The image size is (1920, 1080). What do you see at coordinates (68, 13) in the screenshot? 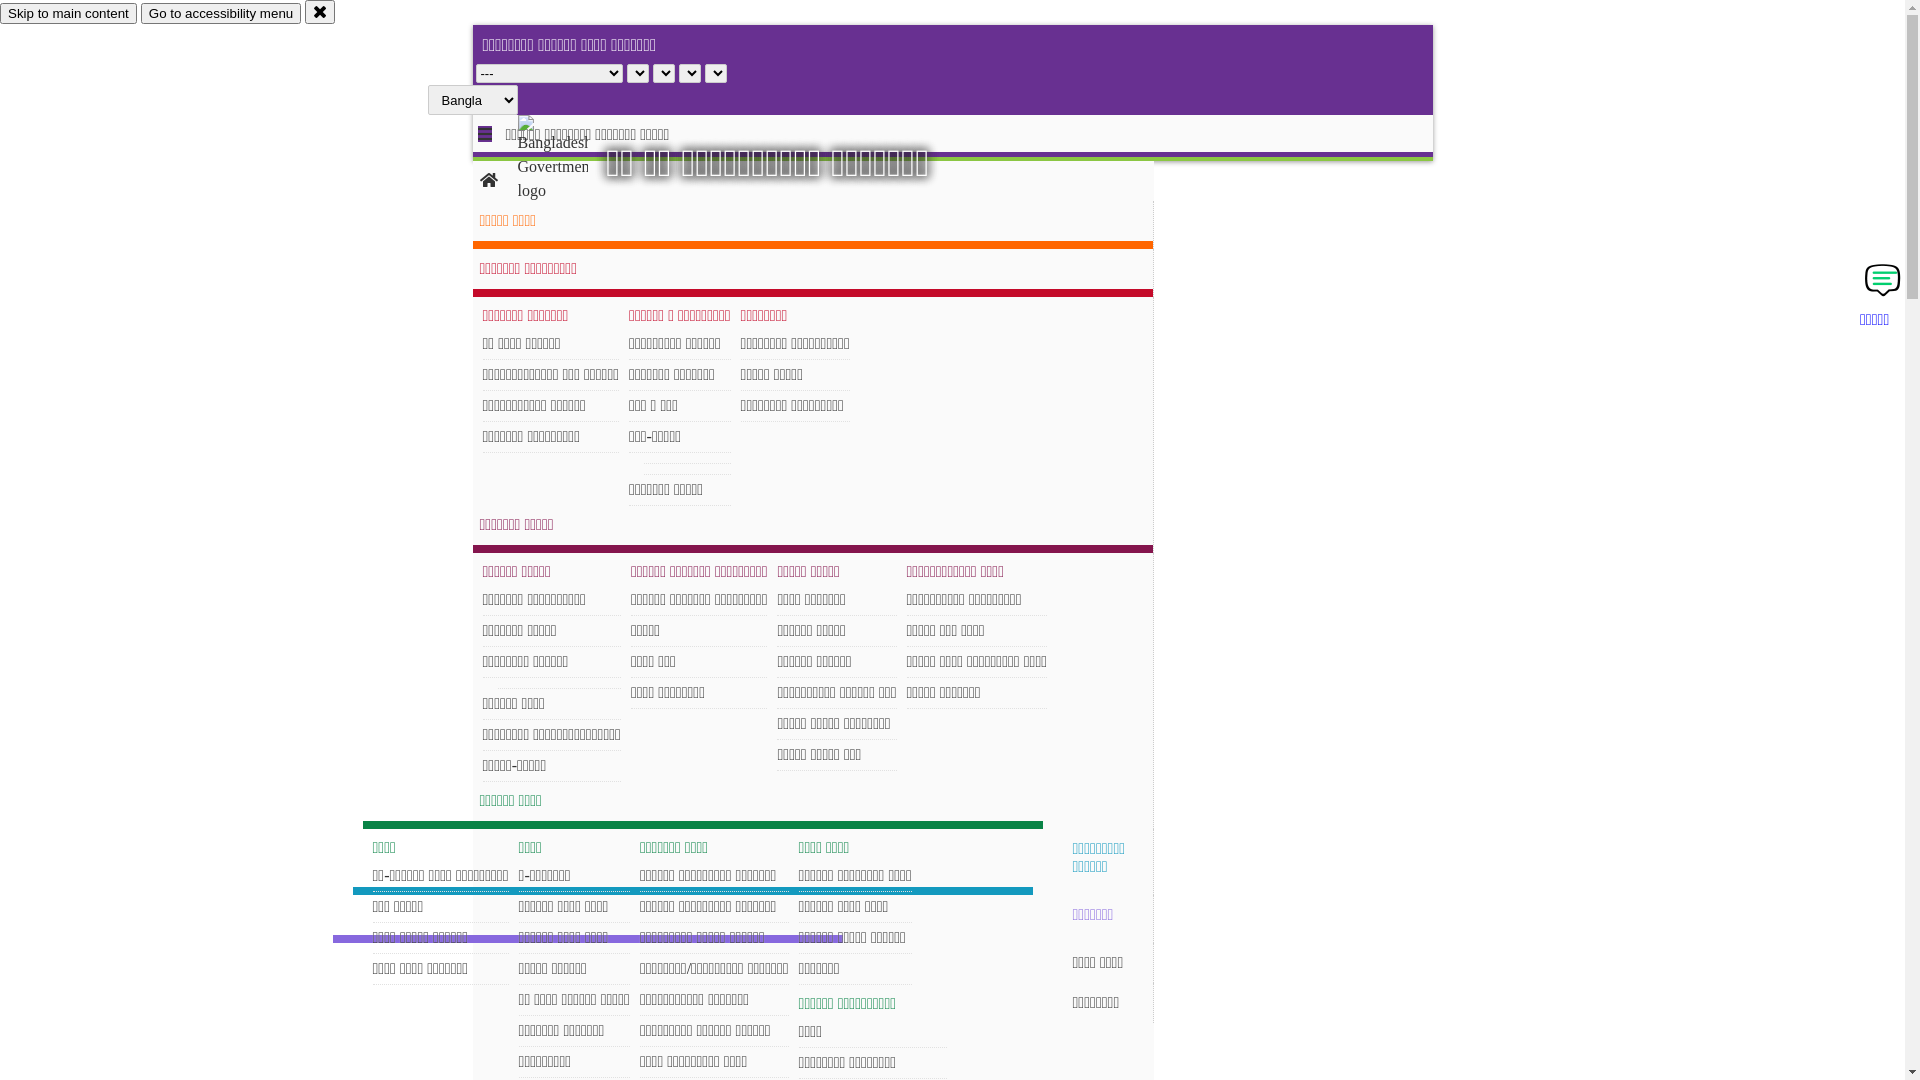
I see `'Skip to main content'` at bounding box center [68, 13].